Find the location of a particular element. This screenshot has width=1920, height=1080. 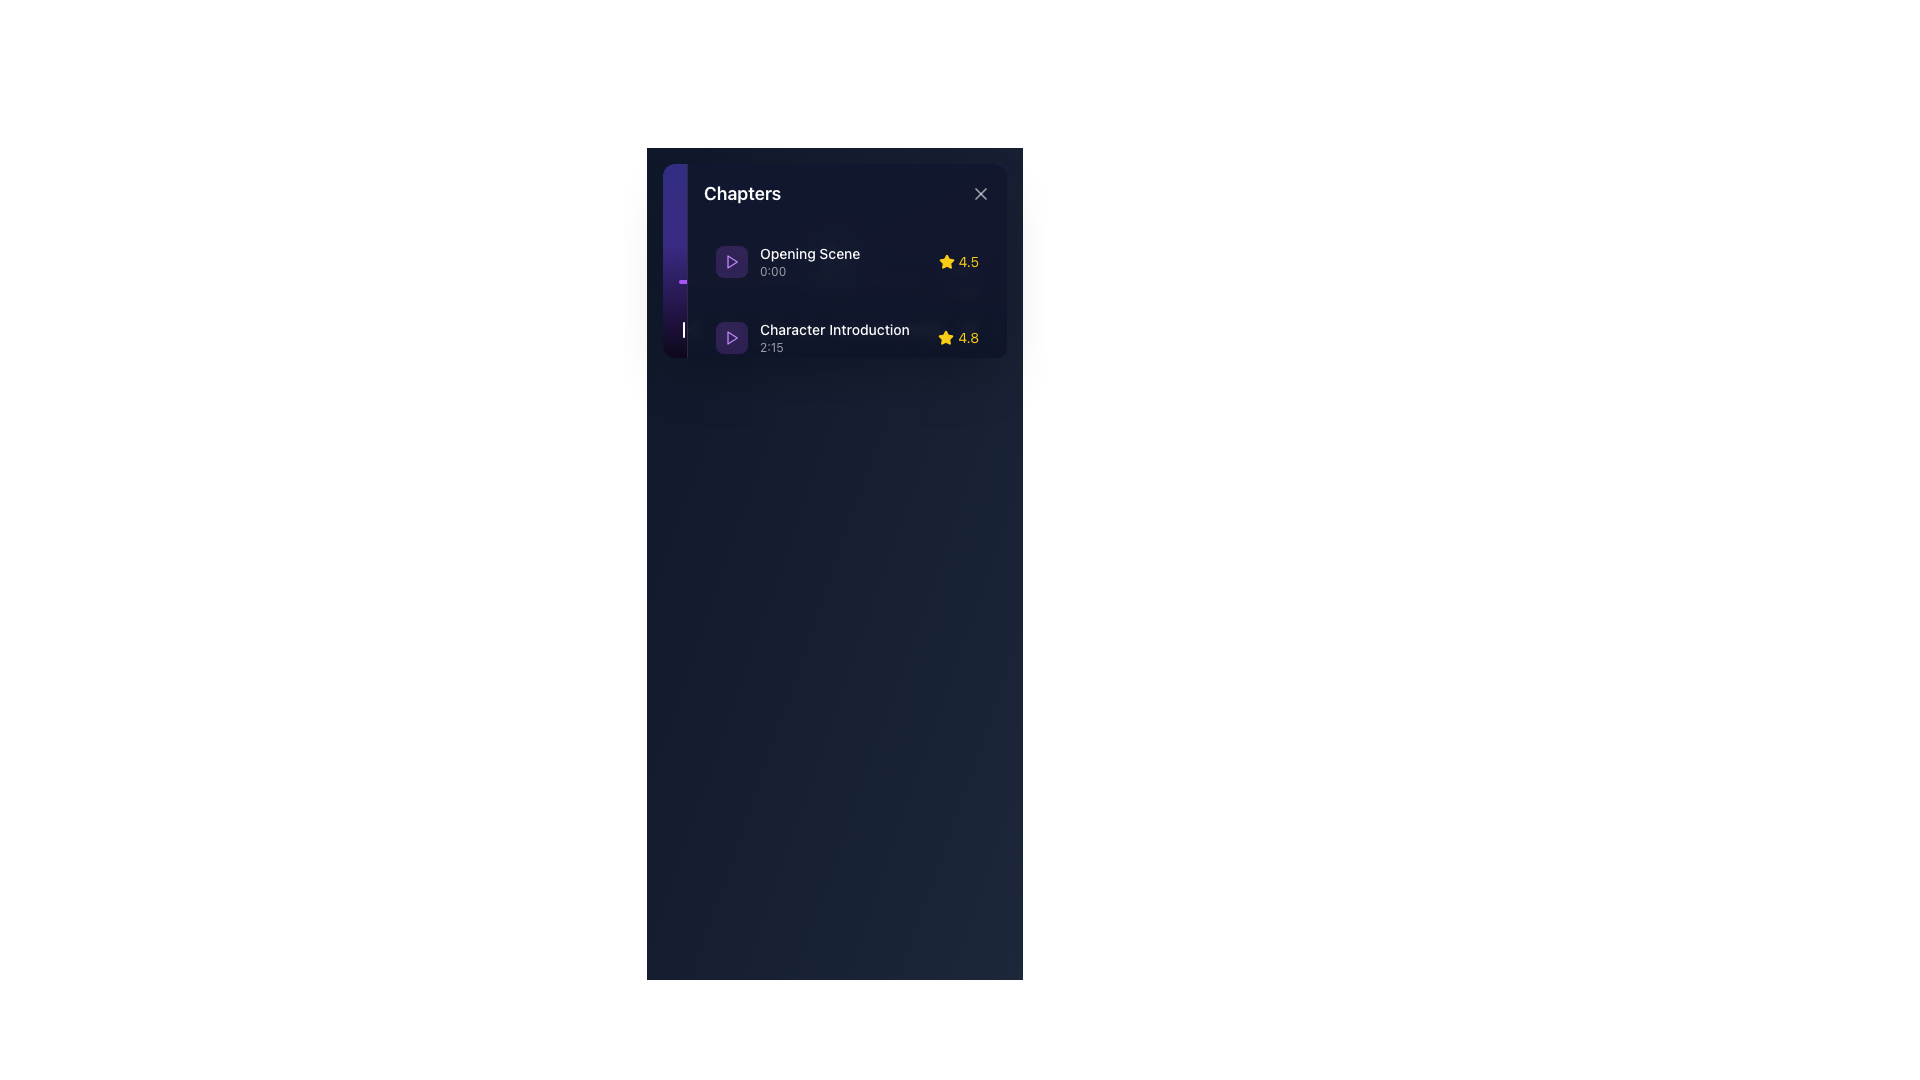

the star-shaped icon with a bright yellow fill, located next to the '4.5' rating in the first entry of the 'Chapters' section, right of 'Opening Scene' is located at coordinates (945, 261).